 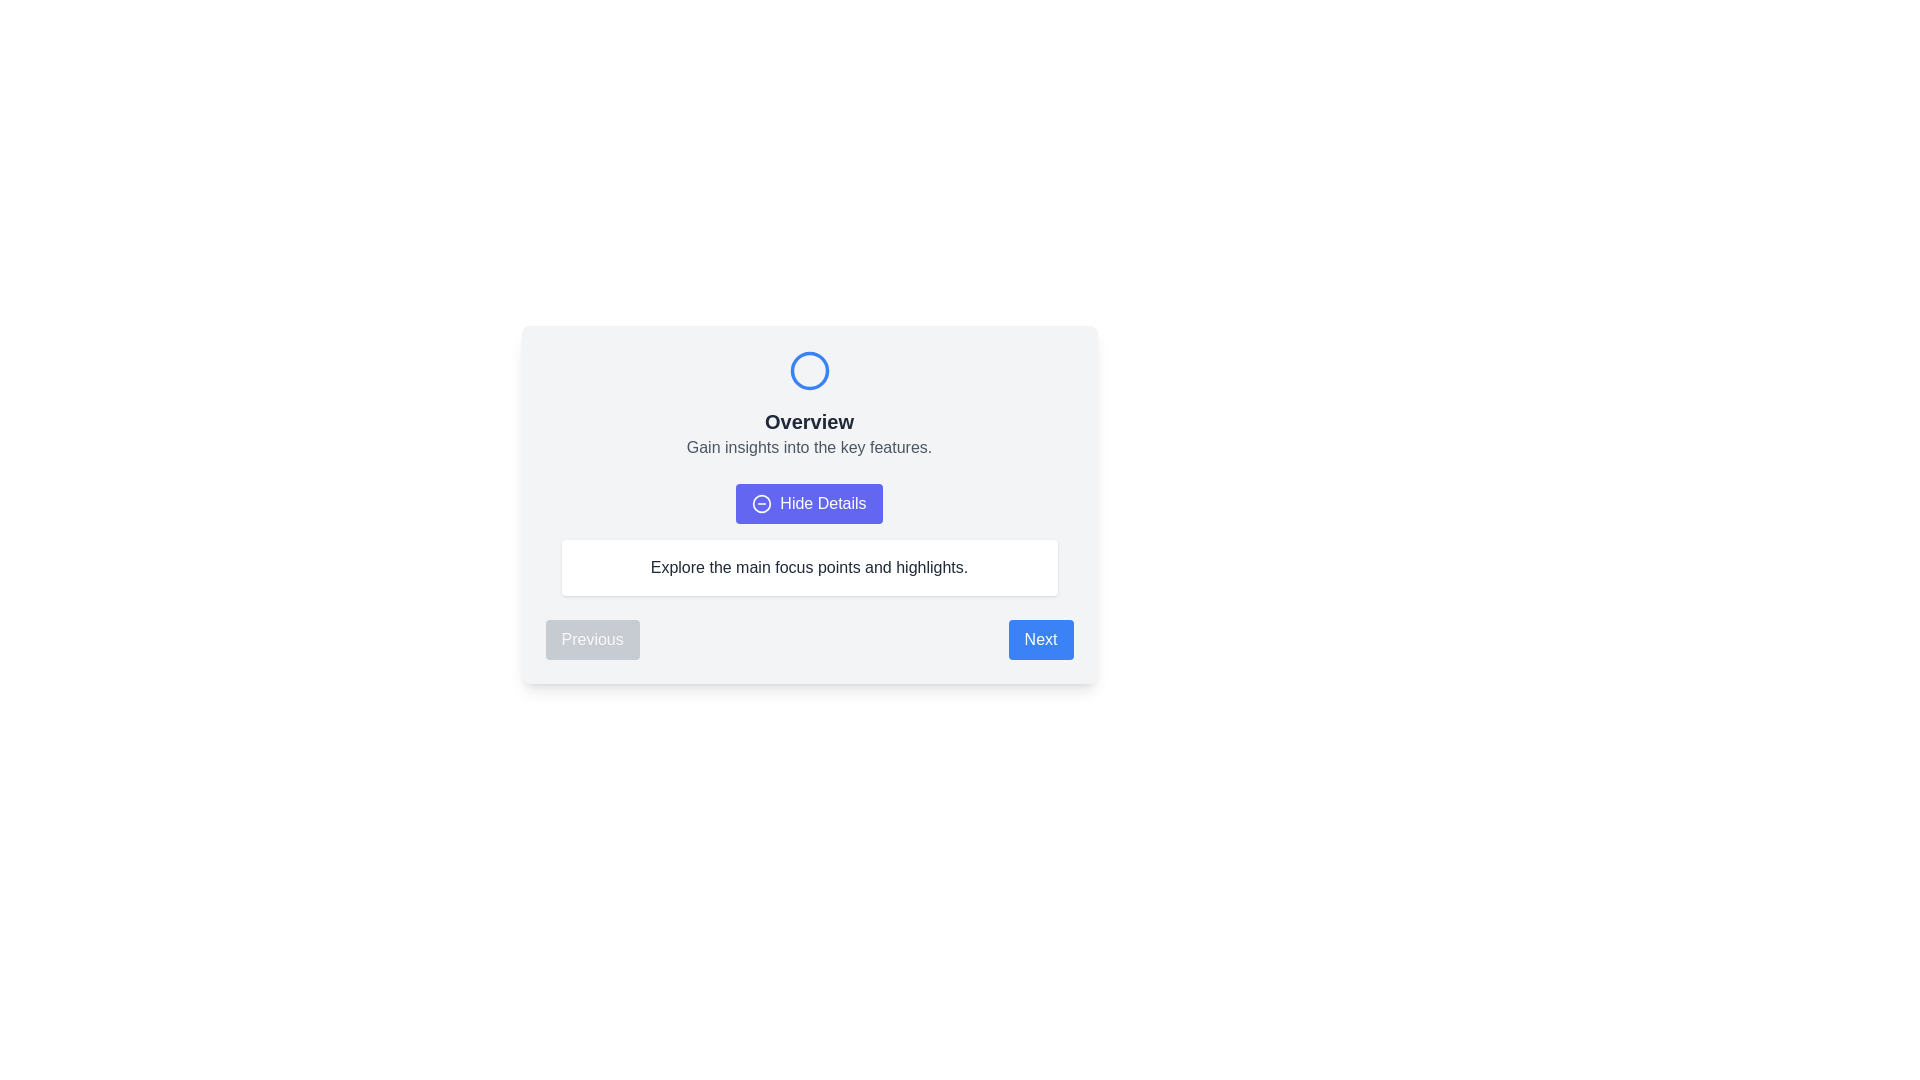 I want to click on the 'Next' button to navigate to the next step, so click(x=1040, y=640).